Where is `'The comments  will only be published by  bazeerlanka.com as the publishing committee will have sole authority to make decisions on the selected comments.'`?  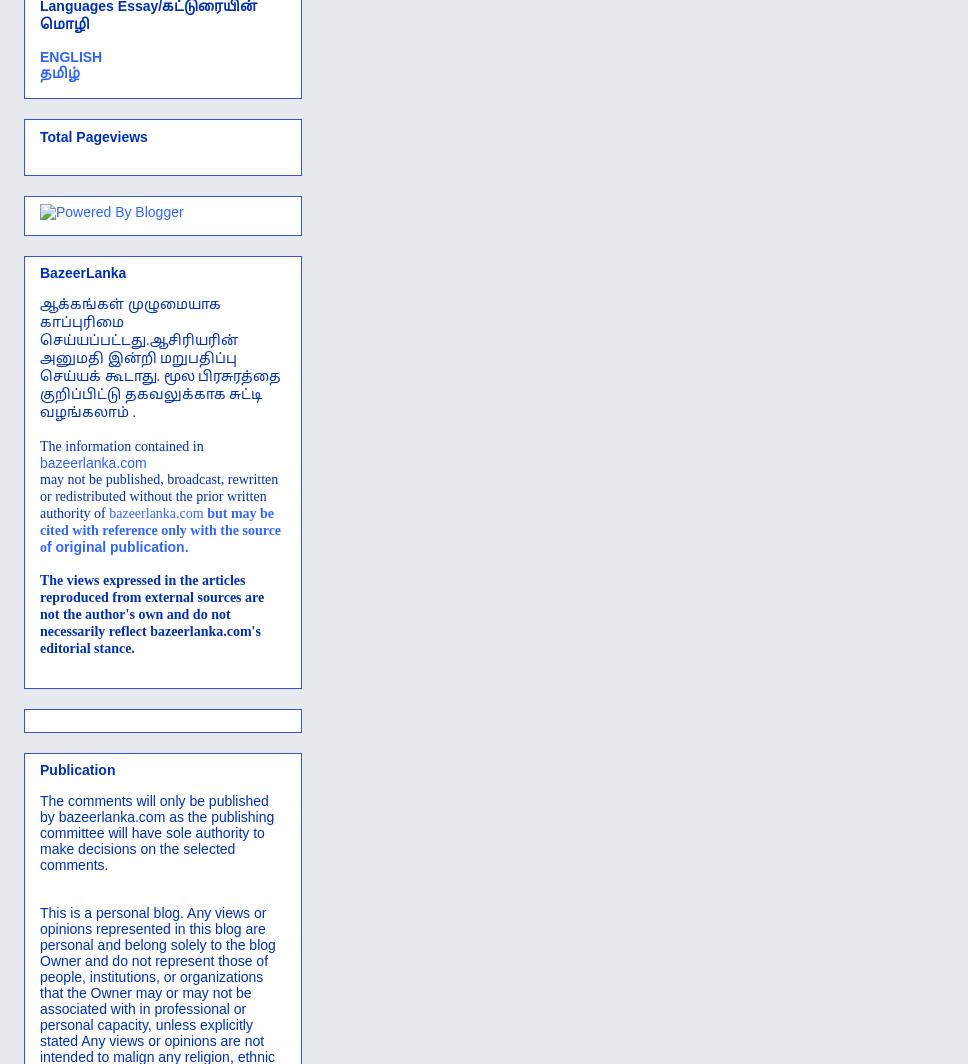 'The comments  will only be published by  bazeerlanka.com as the publishing committee will have sole authority to make decisions on the selected comments.' is located at coordinates (156, 833).